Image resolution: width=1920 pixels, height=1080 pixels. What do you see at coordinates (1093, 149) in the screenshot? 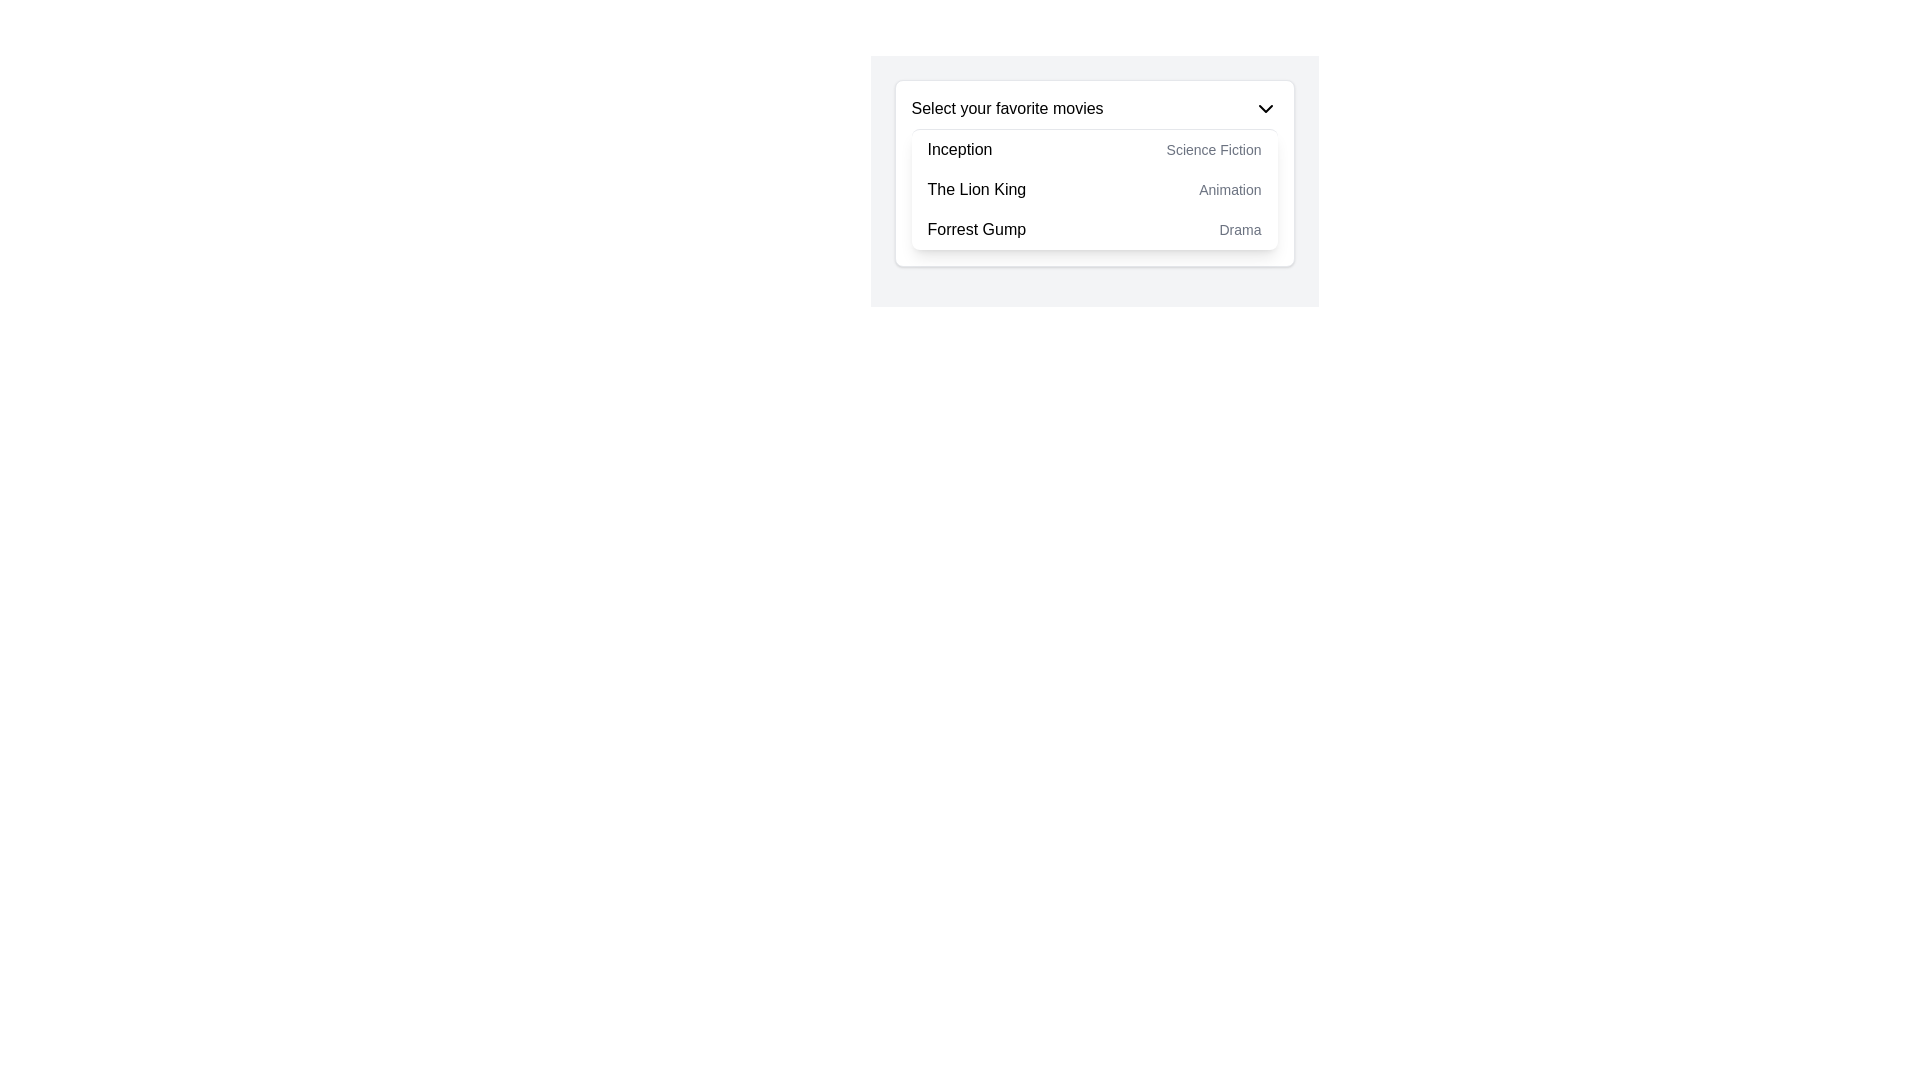
I see `the first list item element in the dropdown menu, which displays 'Inception' in bold black font and 'Science Fiction' in gray font` at bounding box center [1093, 149].